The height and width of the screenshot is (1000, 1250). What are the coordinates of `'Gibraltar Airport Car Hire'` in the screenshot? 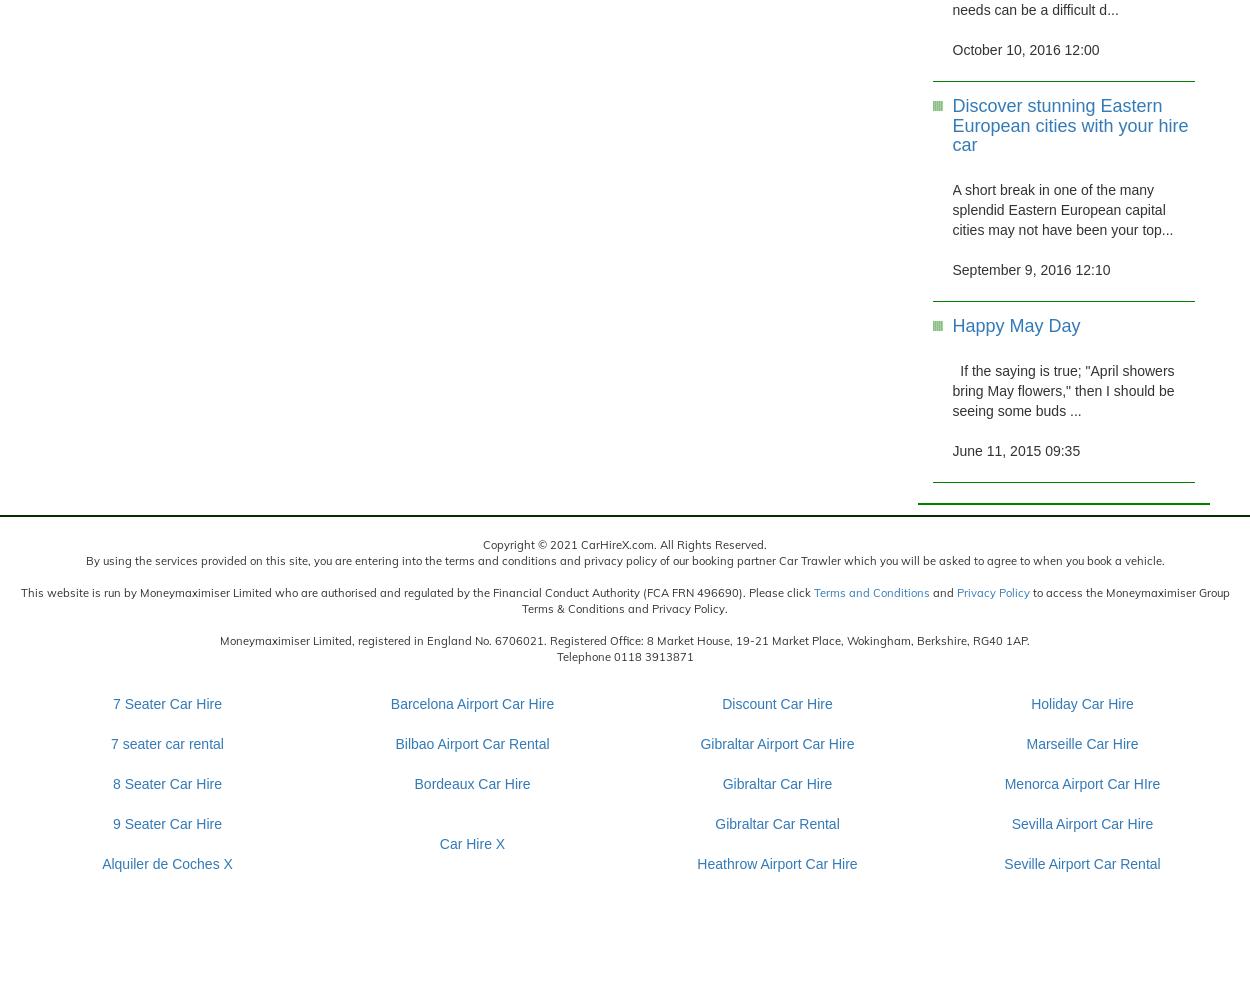 It's located at (777, 742).